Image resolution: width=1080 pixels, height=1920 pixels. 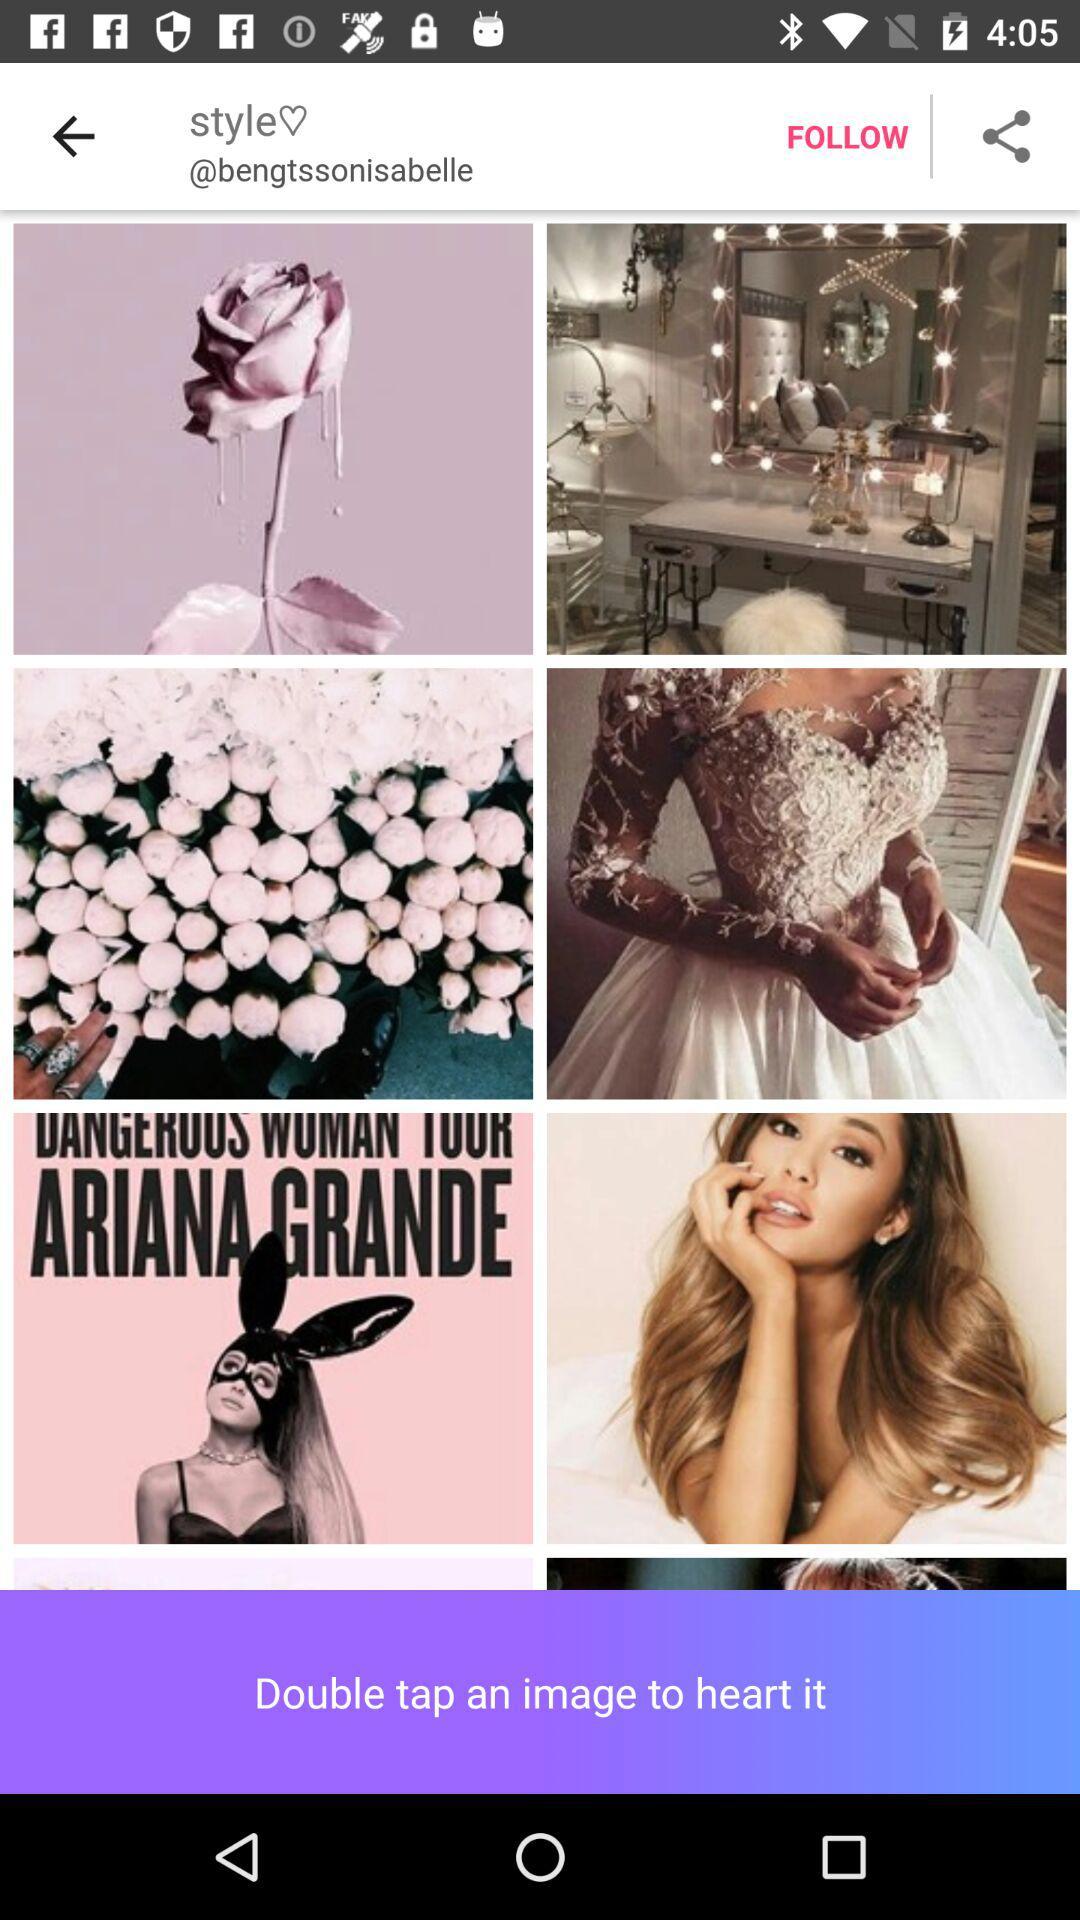 What do you see at coordinates (1006, 136) in the screenshot?
I see `share button which is on the top right corner of page` at bounding box center [1006, 136].